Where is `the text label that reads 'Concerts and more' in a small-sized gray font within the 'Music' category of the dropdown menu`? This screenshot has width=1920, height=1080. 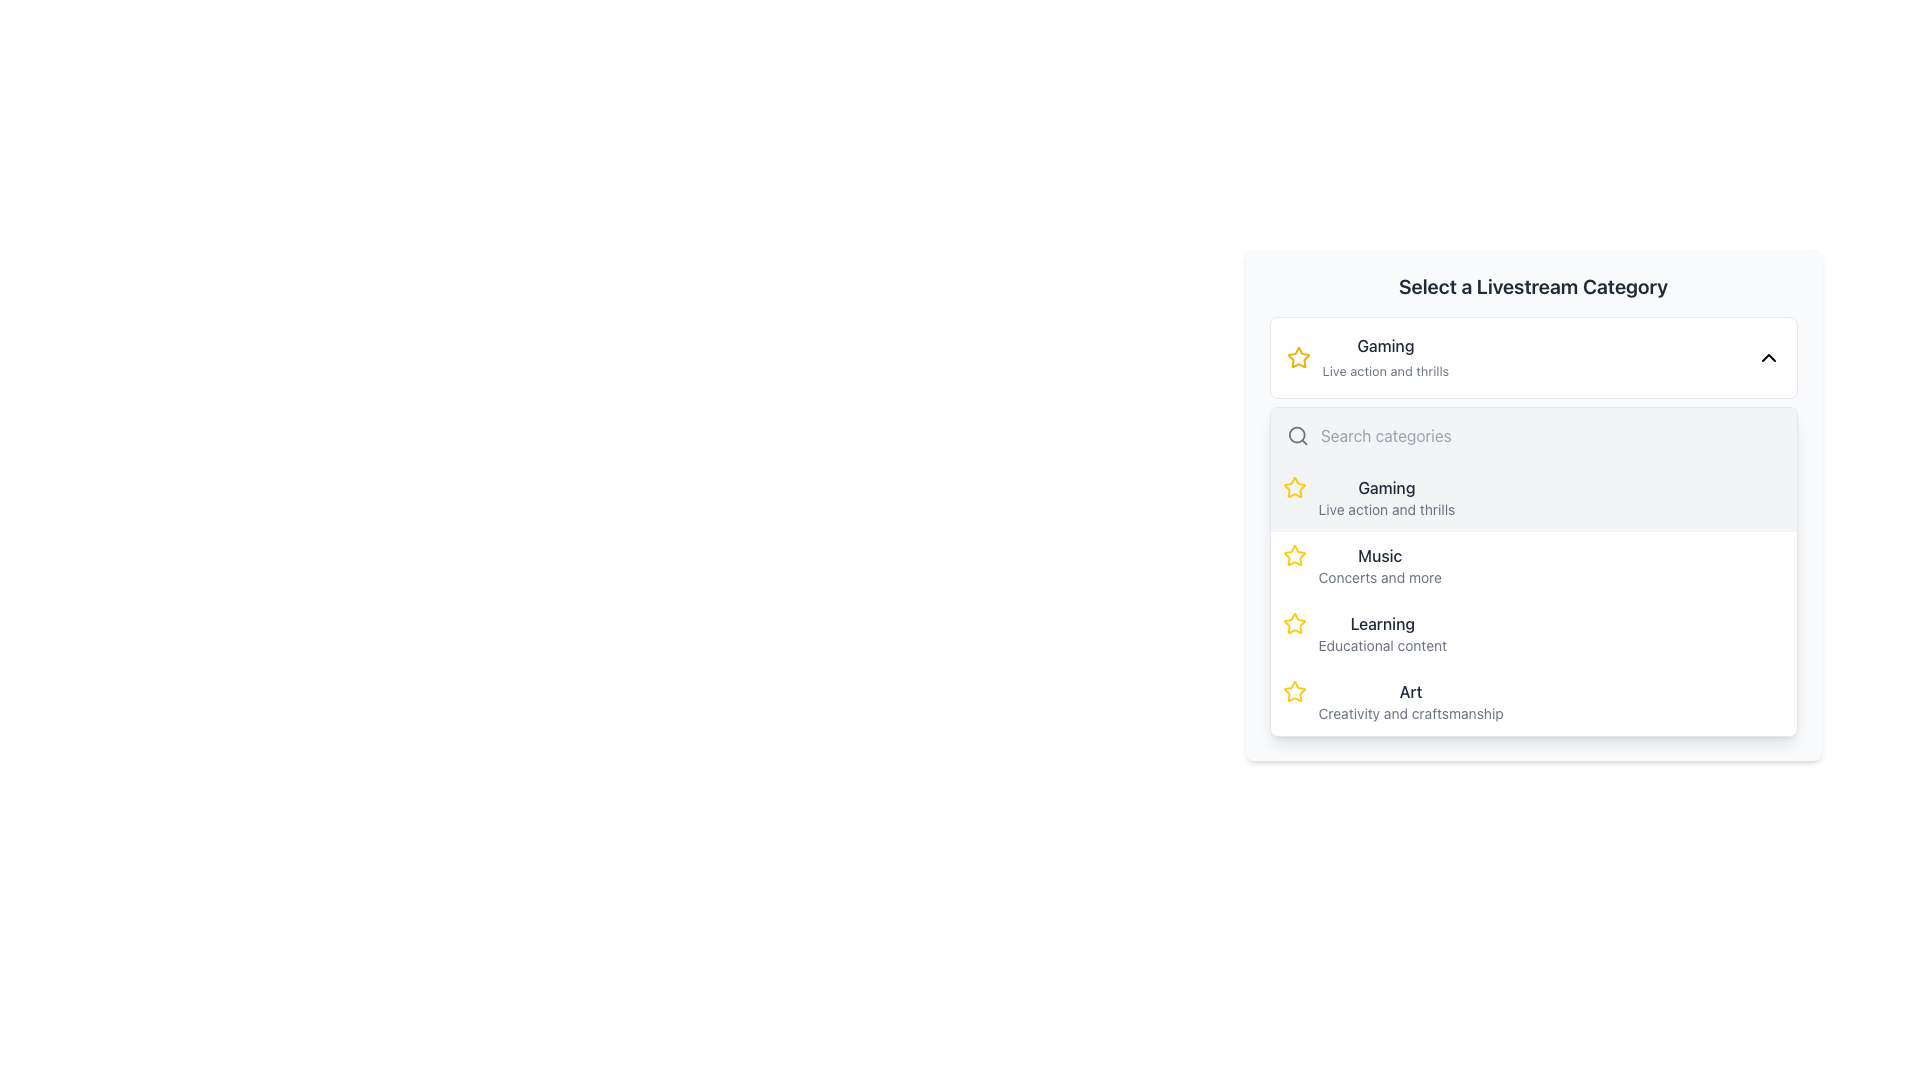
the text label that reads 'Concerts and more' in a small-sized gray font within the 'Music' category of the dropdown menu is located at coordinates (1379, 578).